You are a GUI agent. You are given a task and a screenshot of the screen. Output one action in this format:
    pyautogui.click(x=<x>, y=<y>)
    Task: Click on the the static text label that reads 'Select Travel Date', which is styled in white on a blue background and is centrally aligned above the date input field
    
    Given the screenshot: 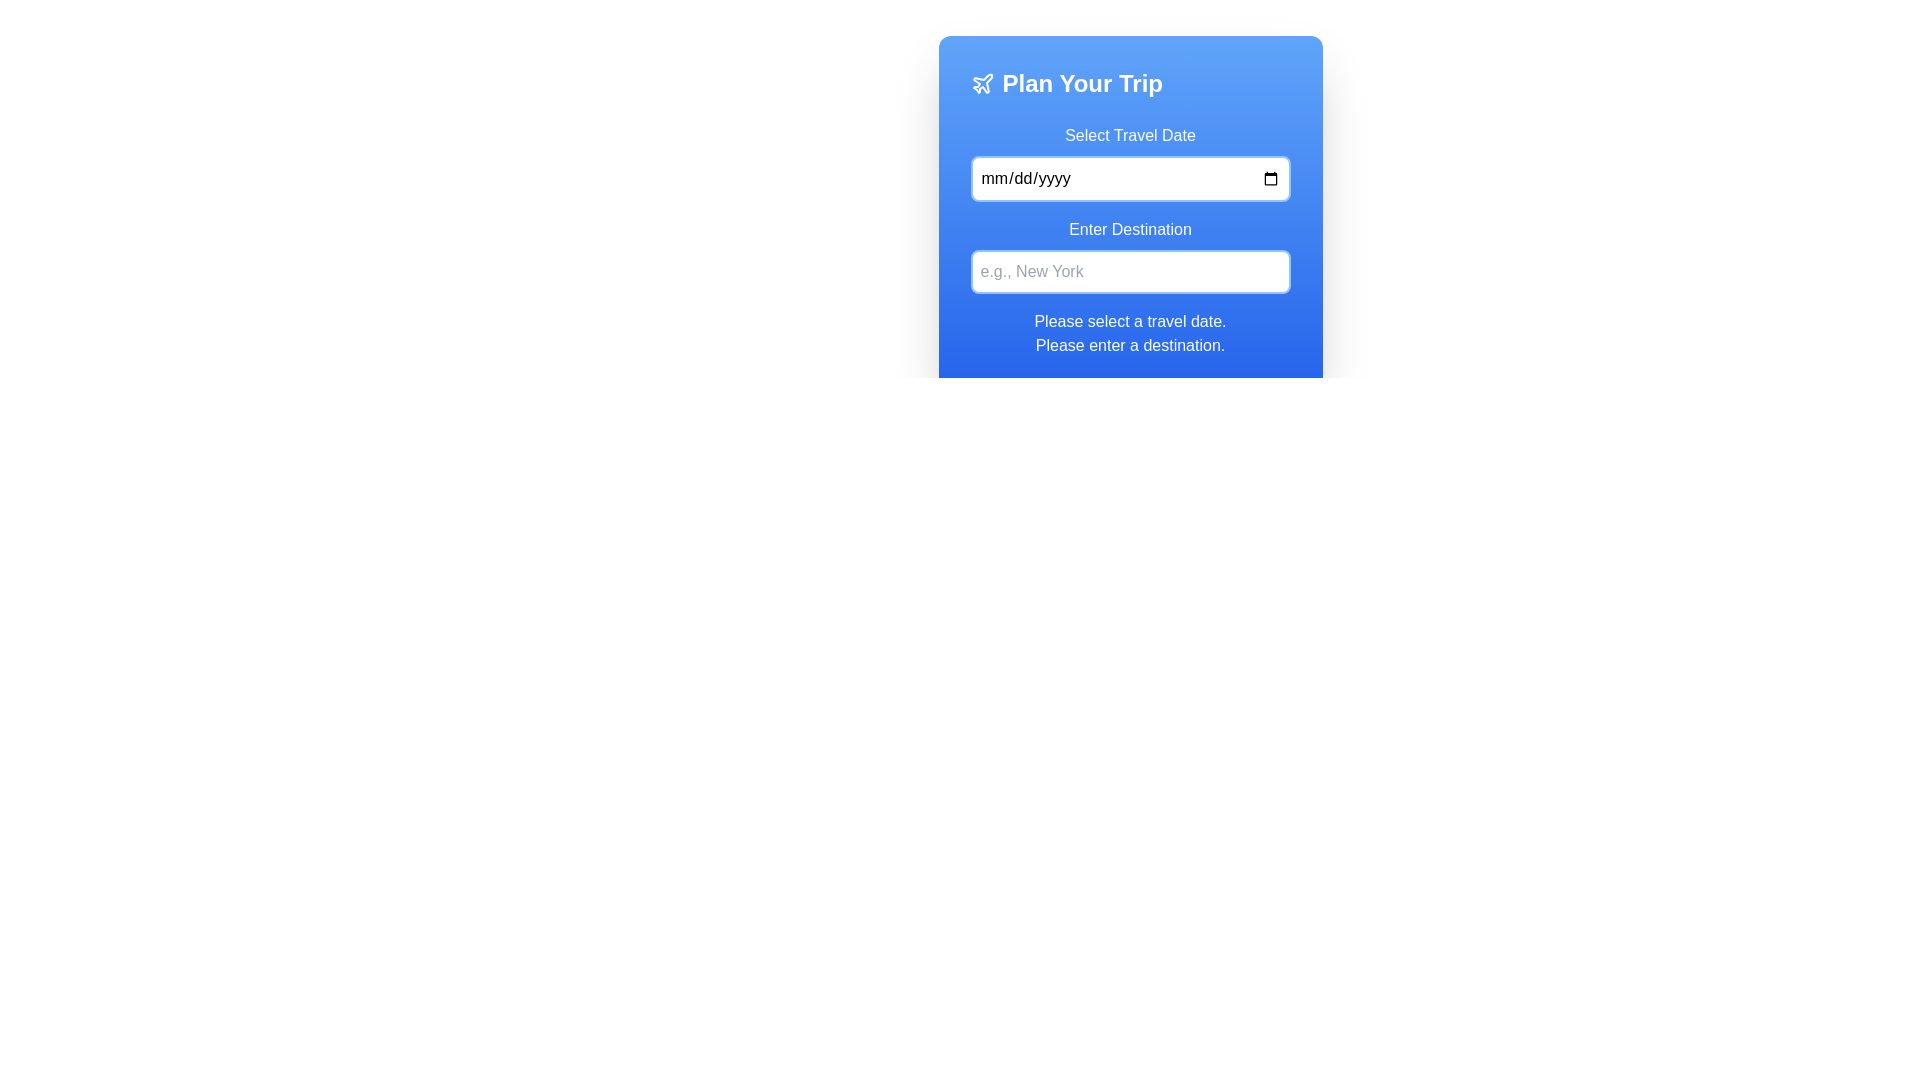 What is the action you would take?
    pyautogui.click(x=1130, y=135)
    